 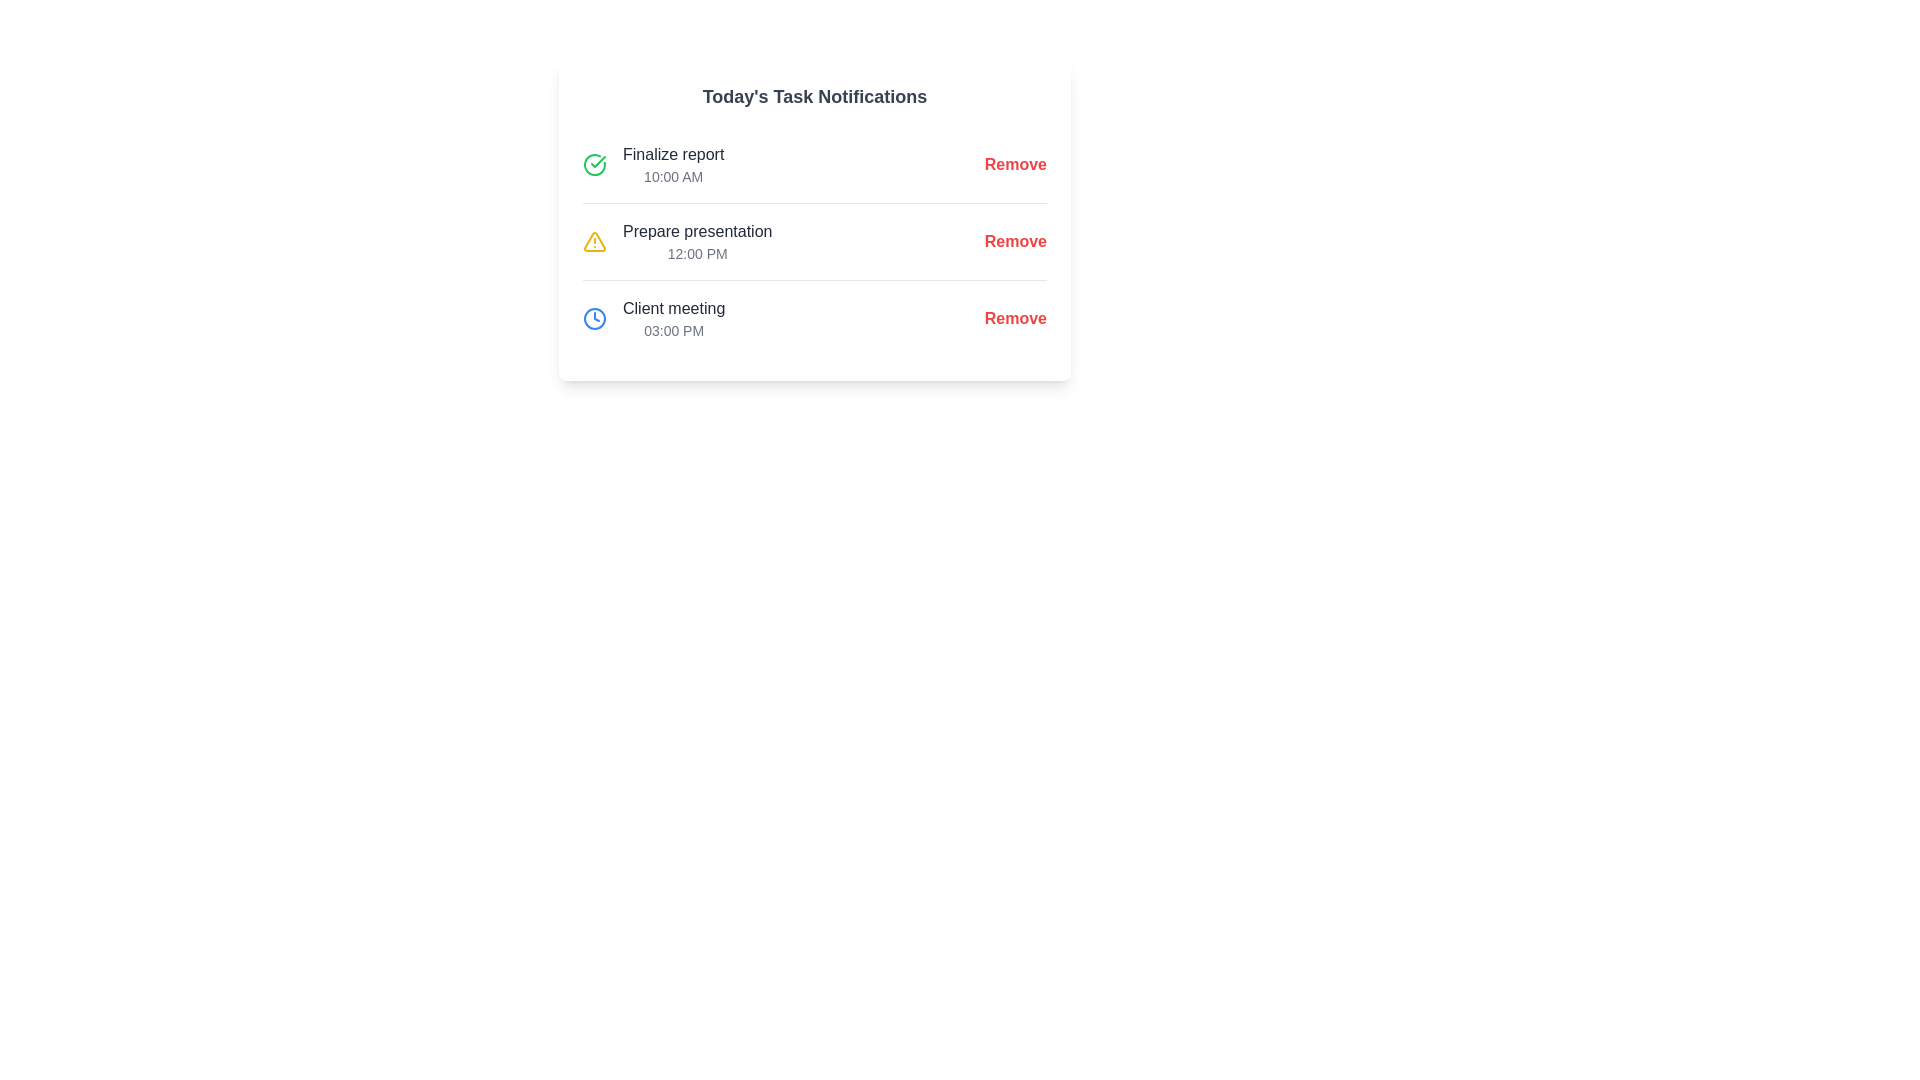 I want to click on the Label displaying '12:00 PM', which is a smaller, gray-colored text located below 'Prepare presentation' and to the left of the 'Remove' button, so click(x=697, y=253).